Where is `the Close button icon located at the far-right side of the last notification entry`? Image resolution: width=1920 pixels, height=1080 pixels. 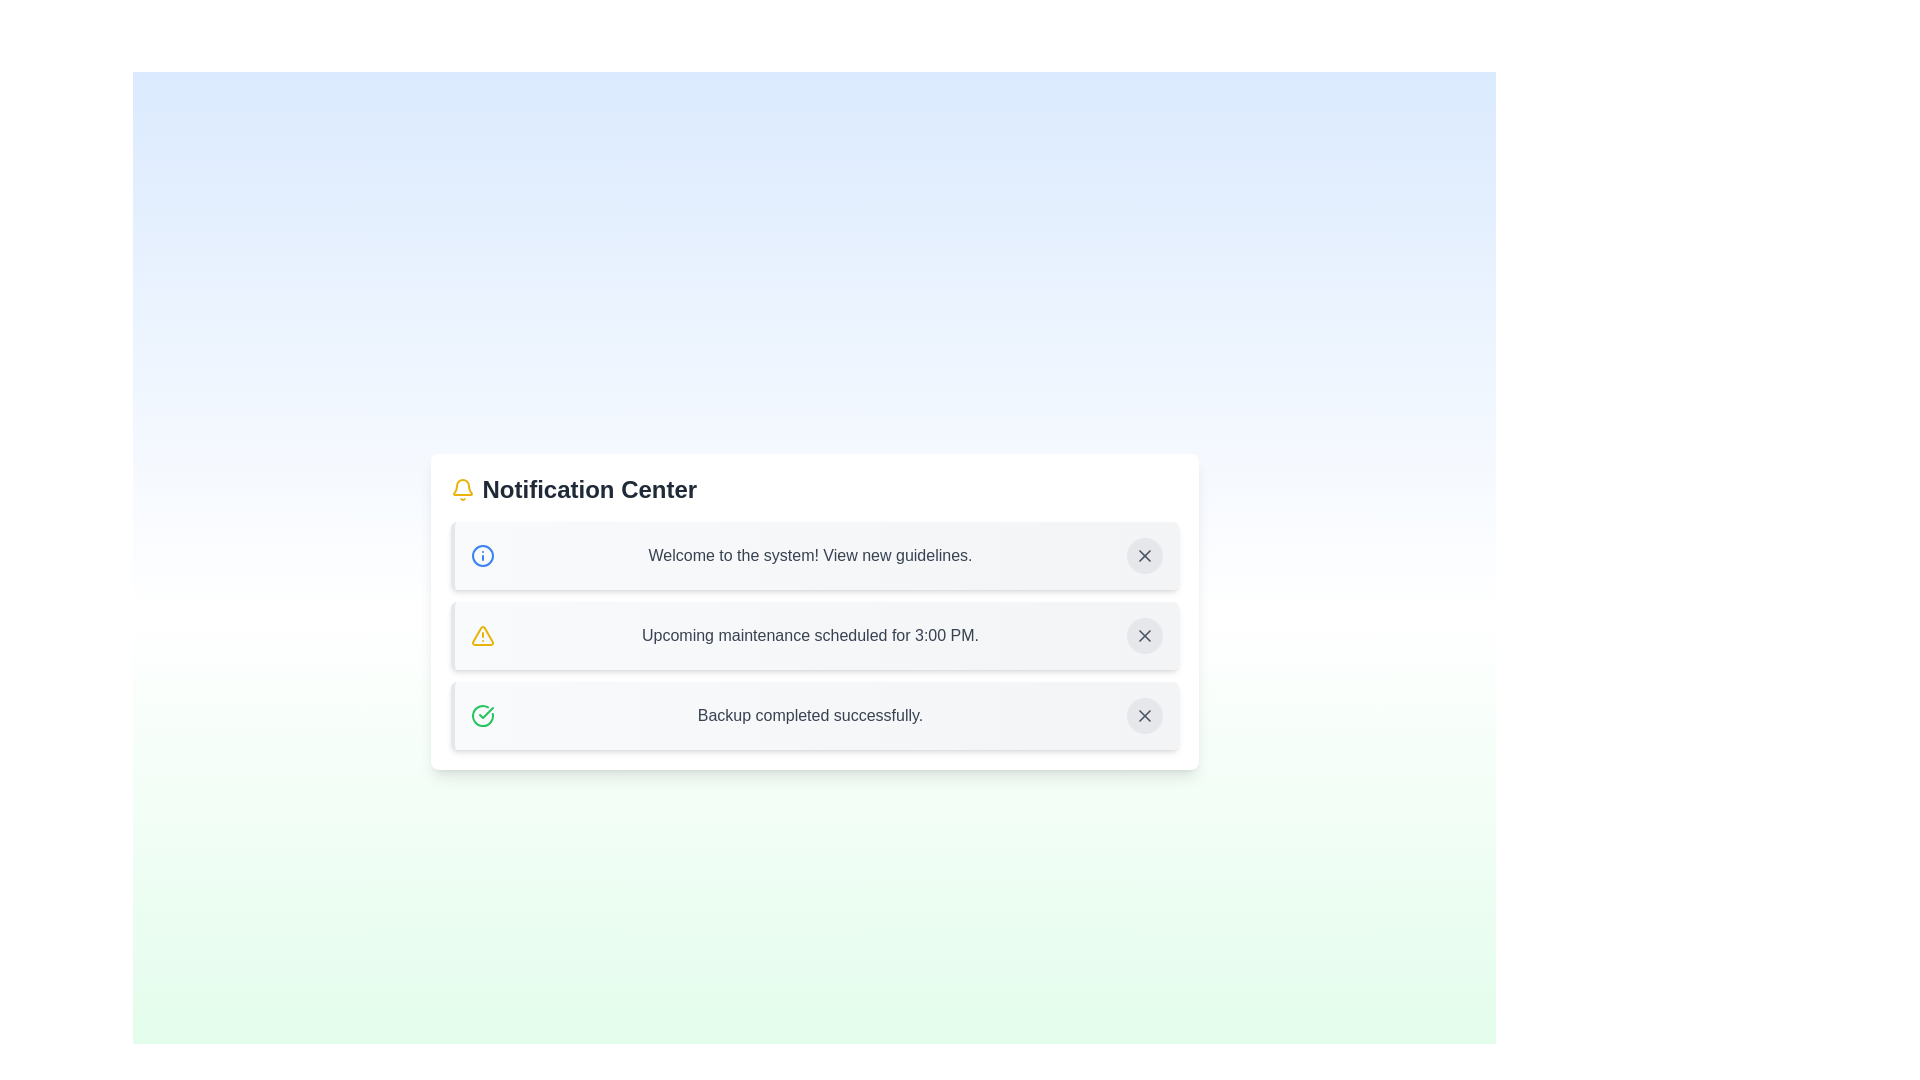
the Close button icon located at the far-right side of the last notification entry is located at coordinates (1144, 715).